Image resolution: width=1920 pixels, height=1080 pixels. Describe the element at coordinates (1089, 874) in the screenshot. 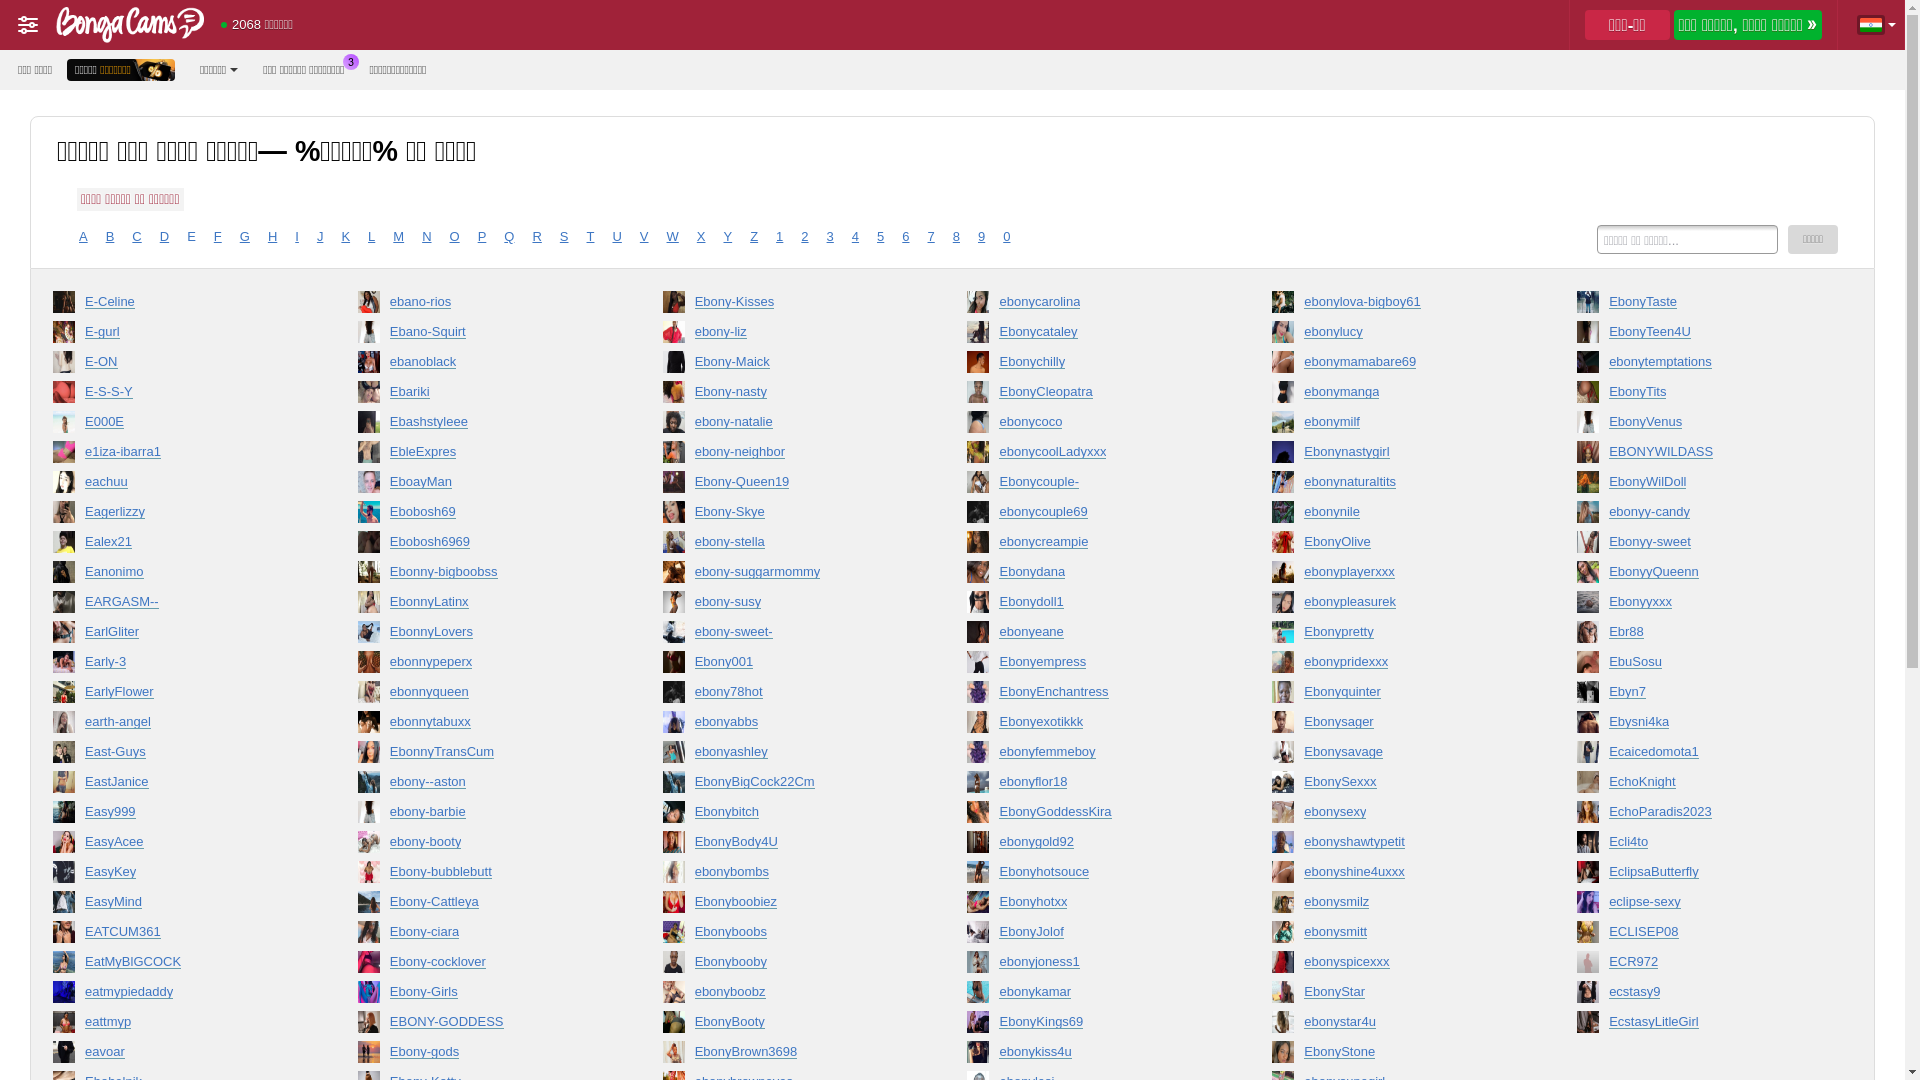

I see `'Ebonyhotsouce'` at that location.